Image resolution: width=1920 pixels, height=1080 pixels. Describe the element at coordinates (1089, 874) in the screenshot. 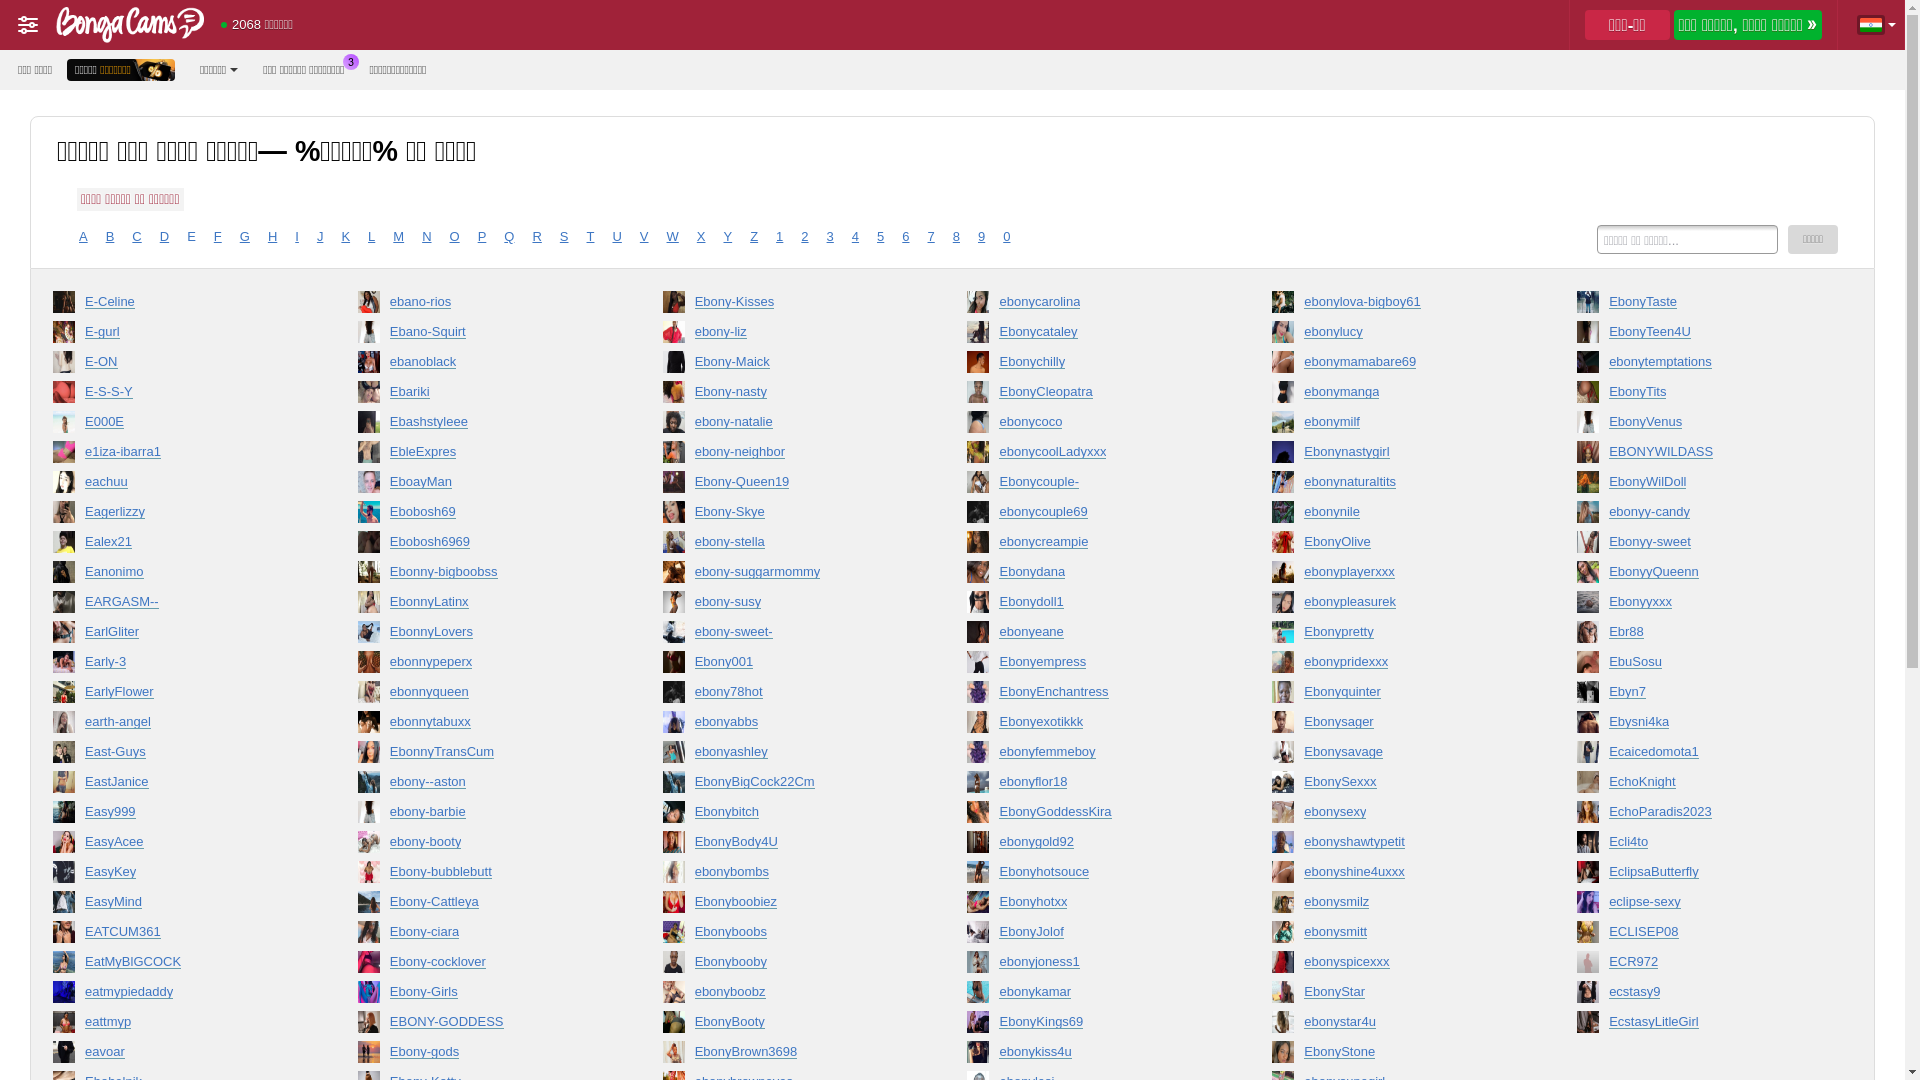

I see `'Ebonyhotsouce'` at that location.